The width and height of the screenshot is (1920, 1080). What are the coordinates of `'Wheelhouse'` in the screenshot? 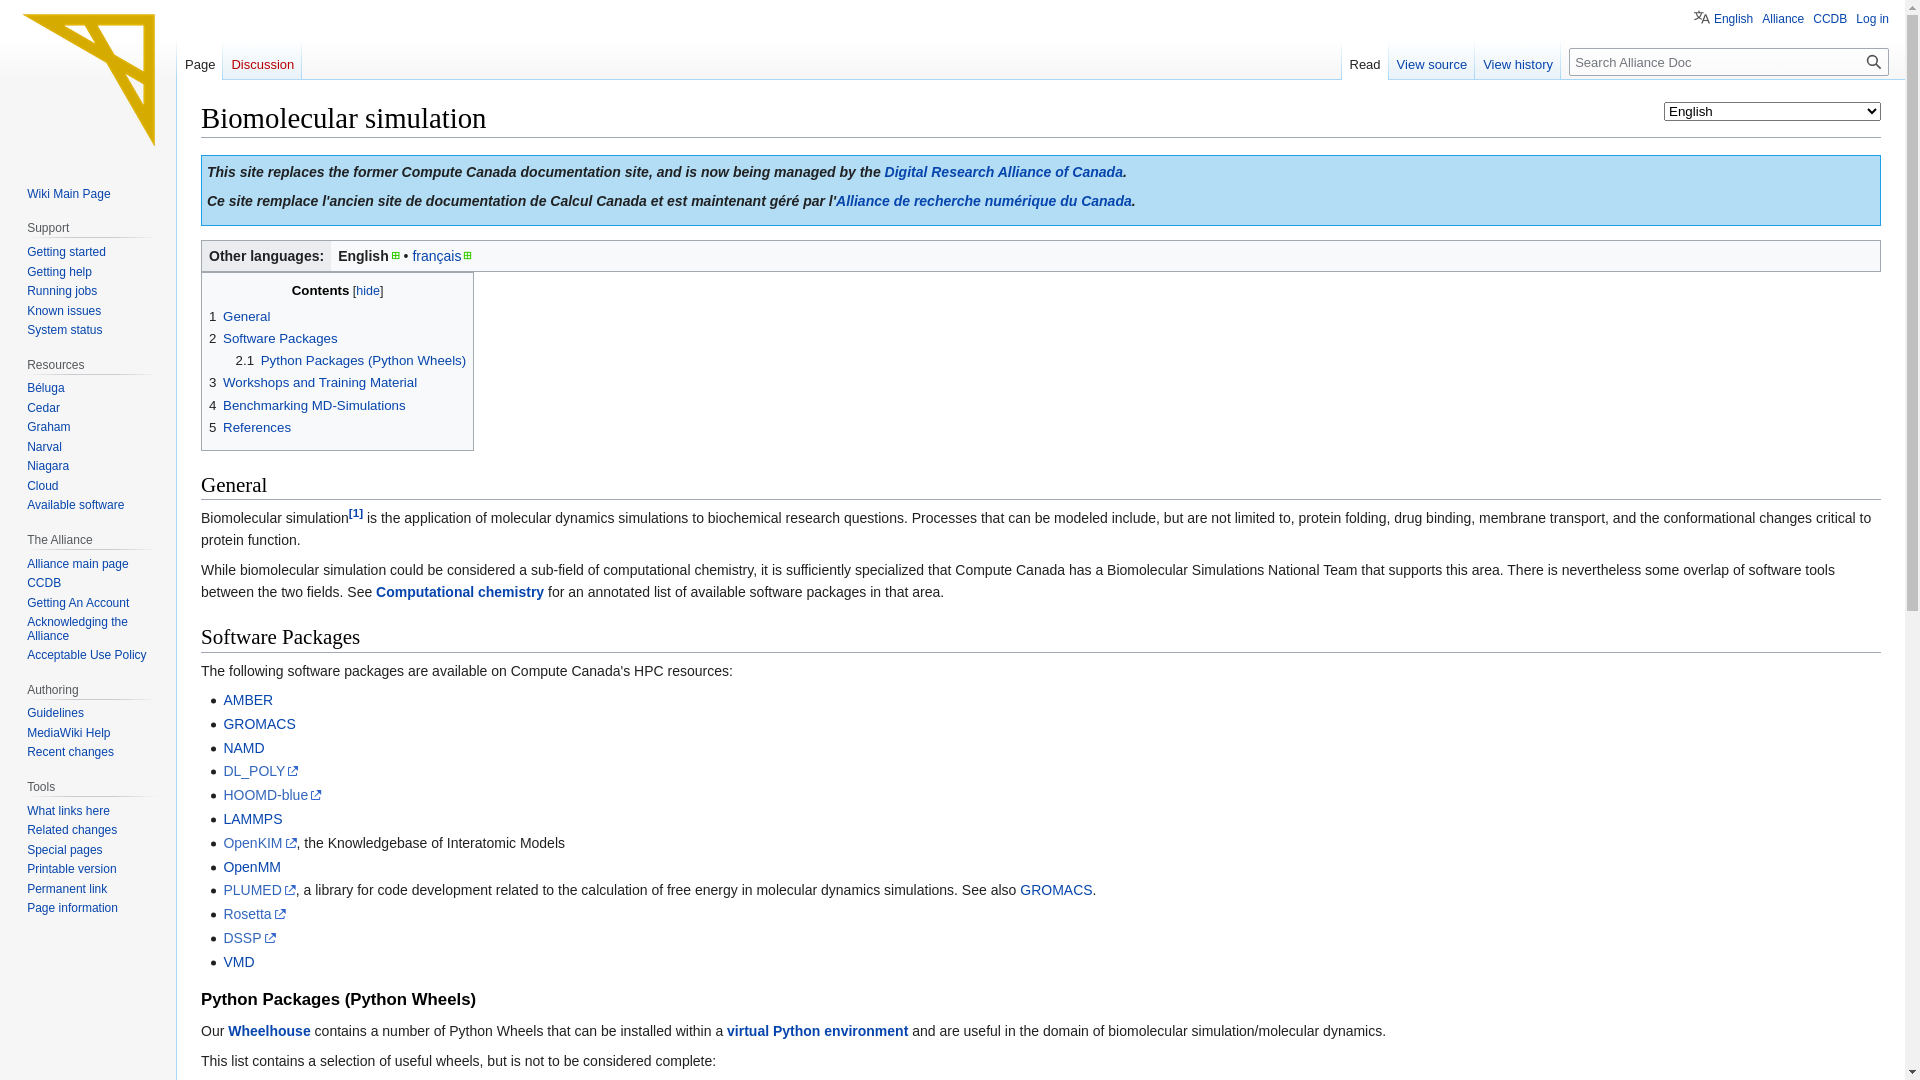 It's located at (267, 1030).